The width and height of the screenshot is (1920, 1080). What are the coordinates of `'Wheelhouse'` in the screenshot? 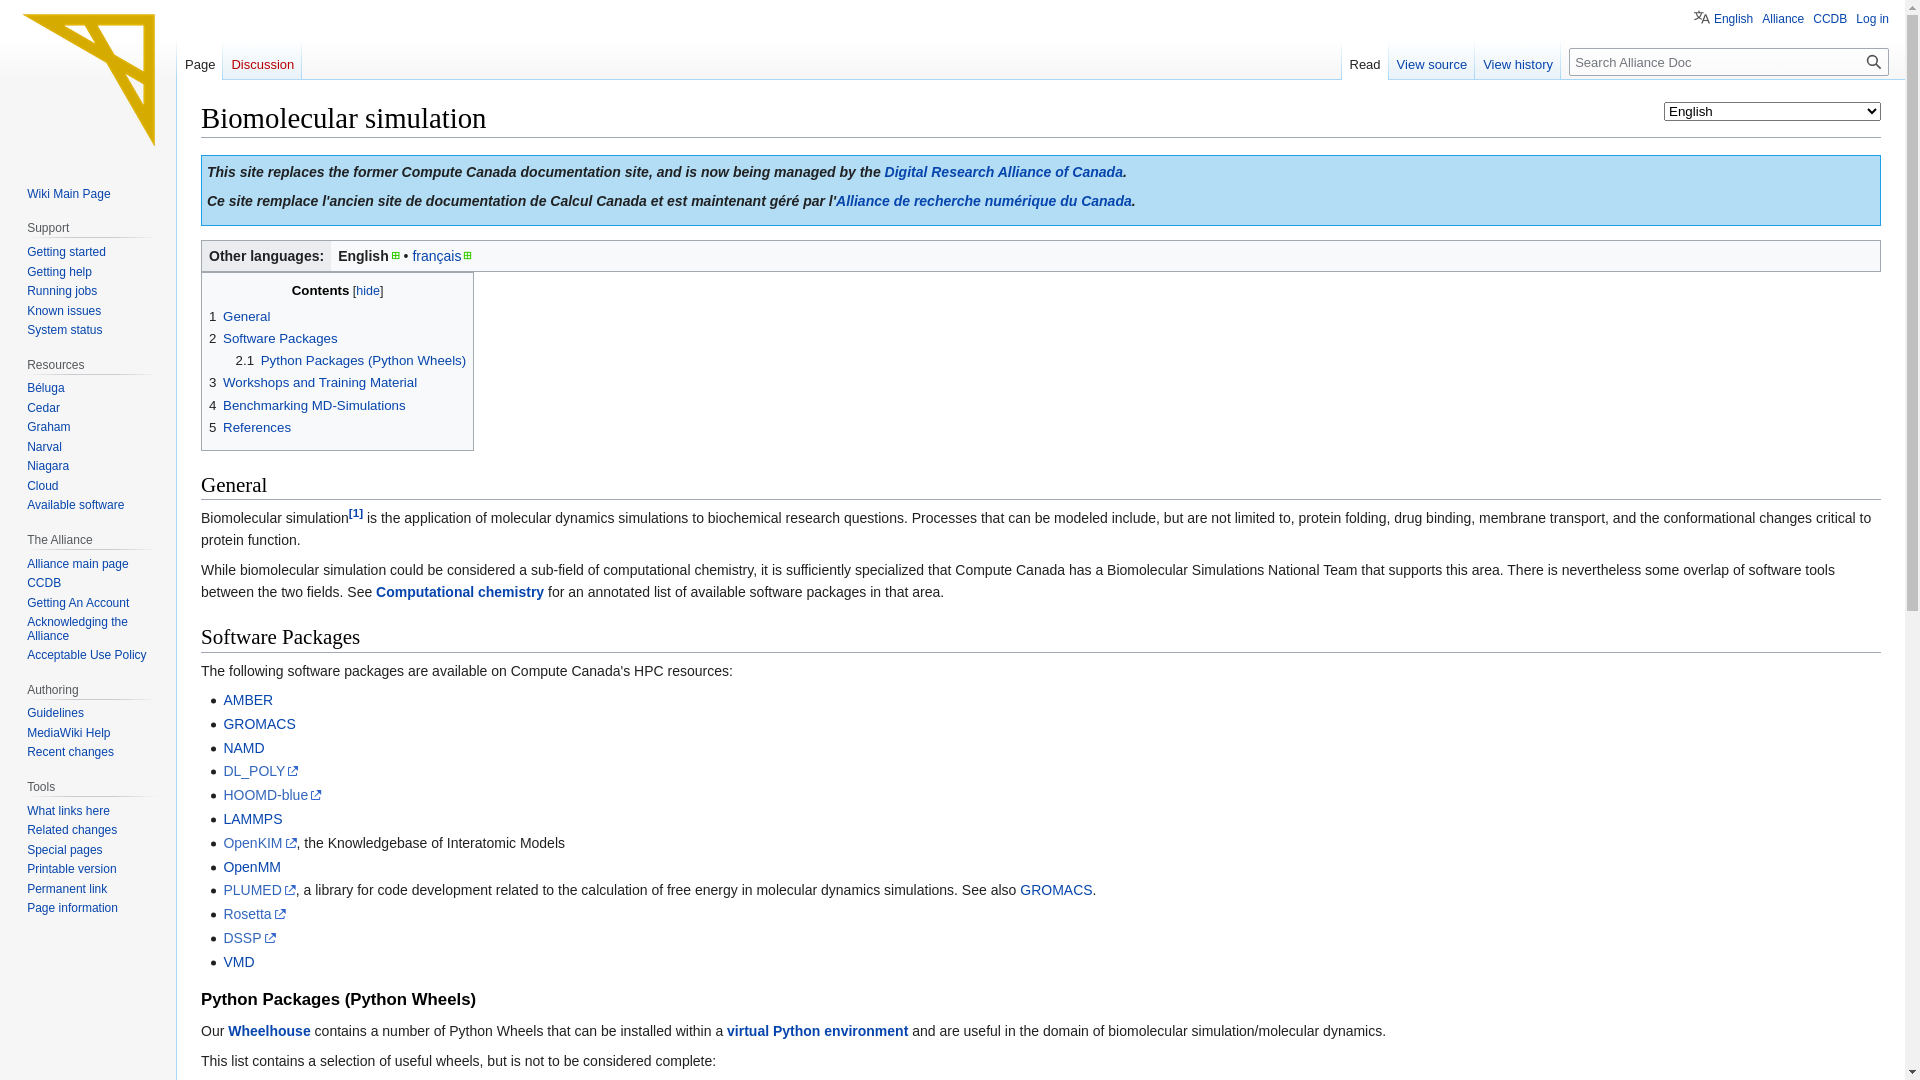 It's located at (267, 1030).